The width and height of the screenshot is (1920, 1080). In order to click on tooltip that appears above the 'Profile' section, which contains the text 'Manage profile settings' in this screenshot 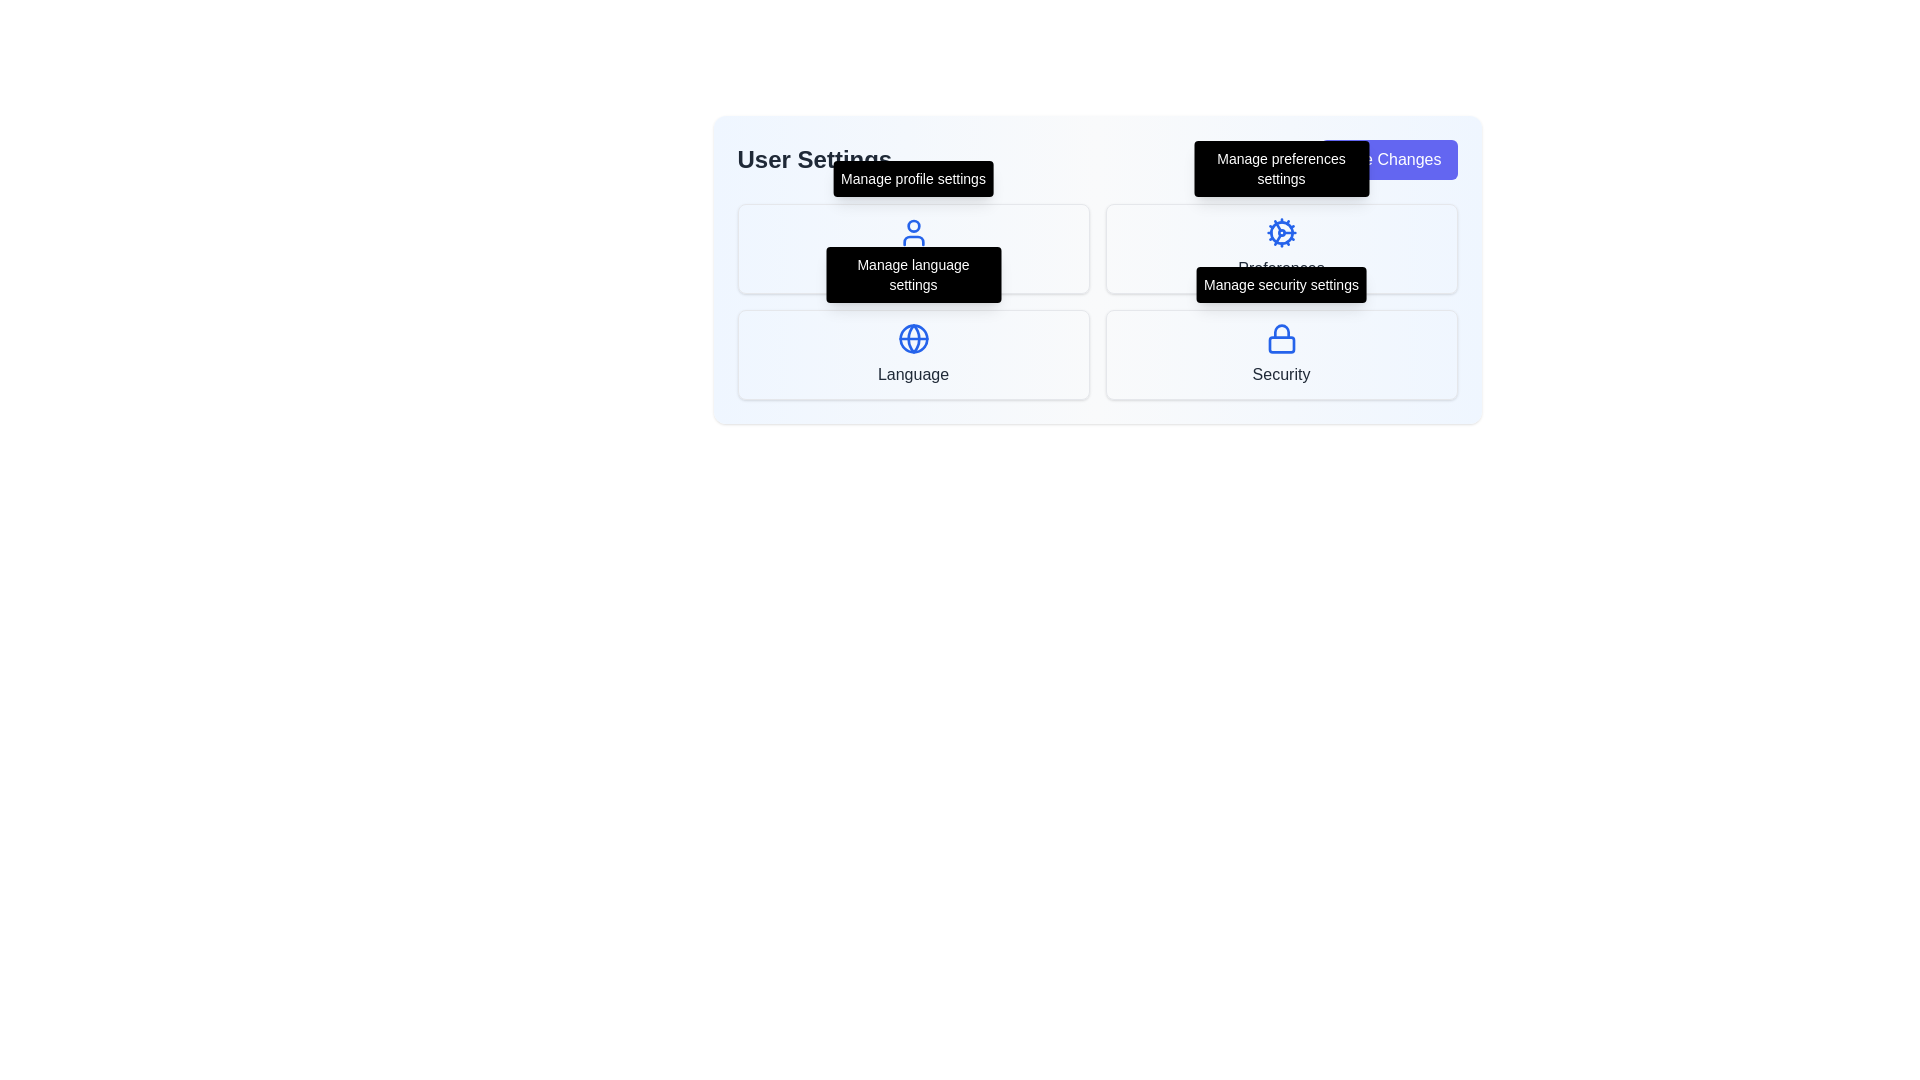, I will do `click(912, 177)`.